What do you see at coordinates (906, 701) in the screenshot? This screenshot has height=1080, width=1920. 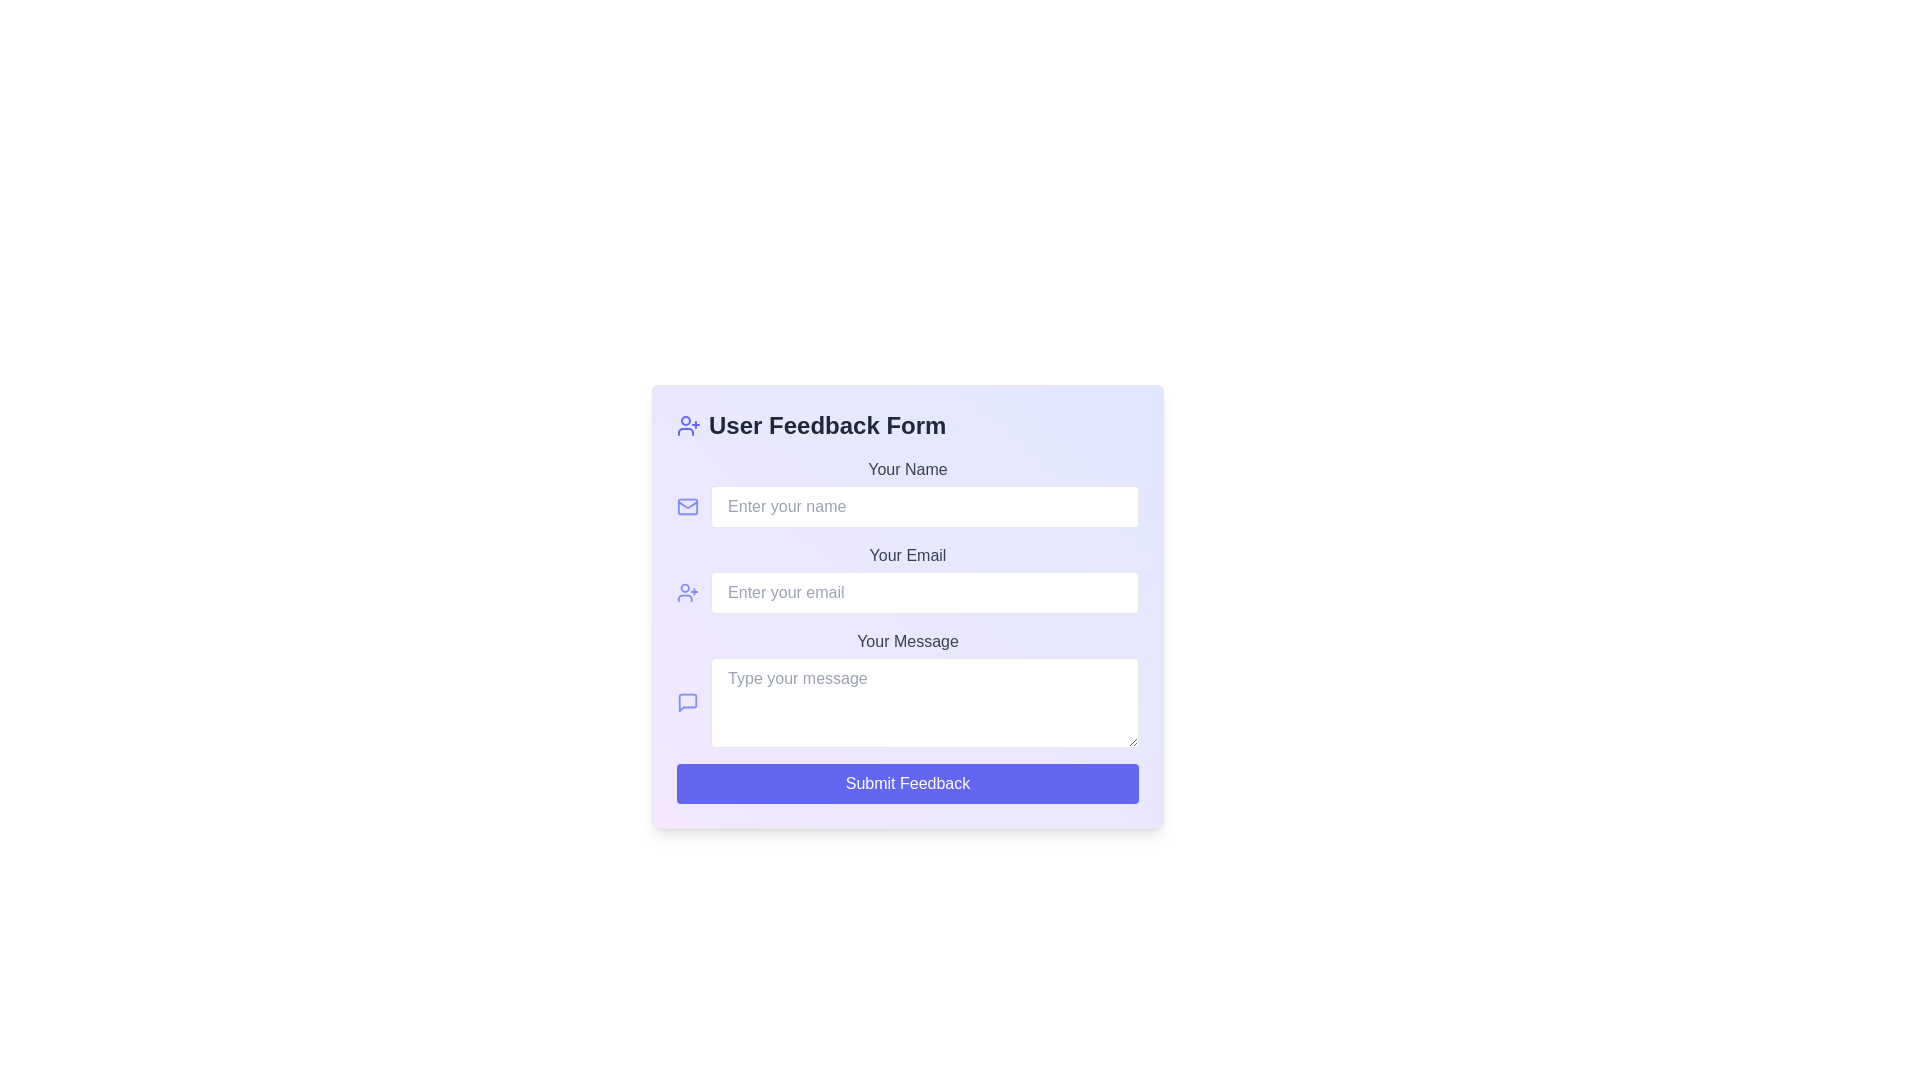 I see `the textarea input for user feedback, located in the 'Your Message' section, beneath the 'Your Email' field and above the 'Submit Feedback' button` at bounding box center [906, 701].